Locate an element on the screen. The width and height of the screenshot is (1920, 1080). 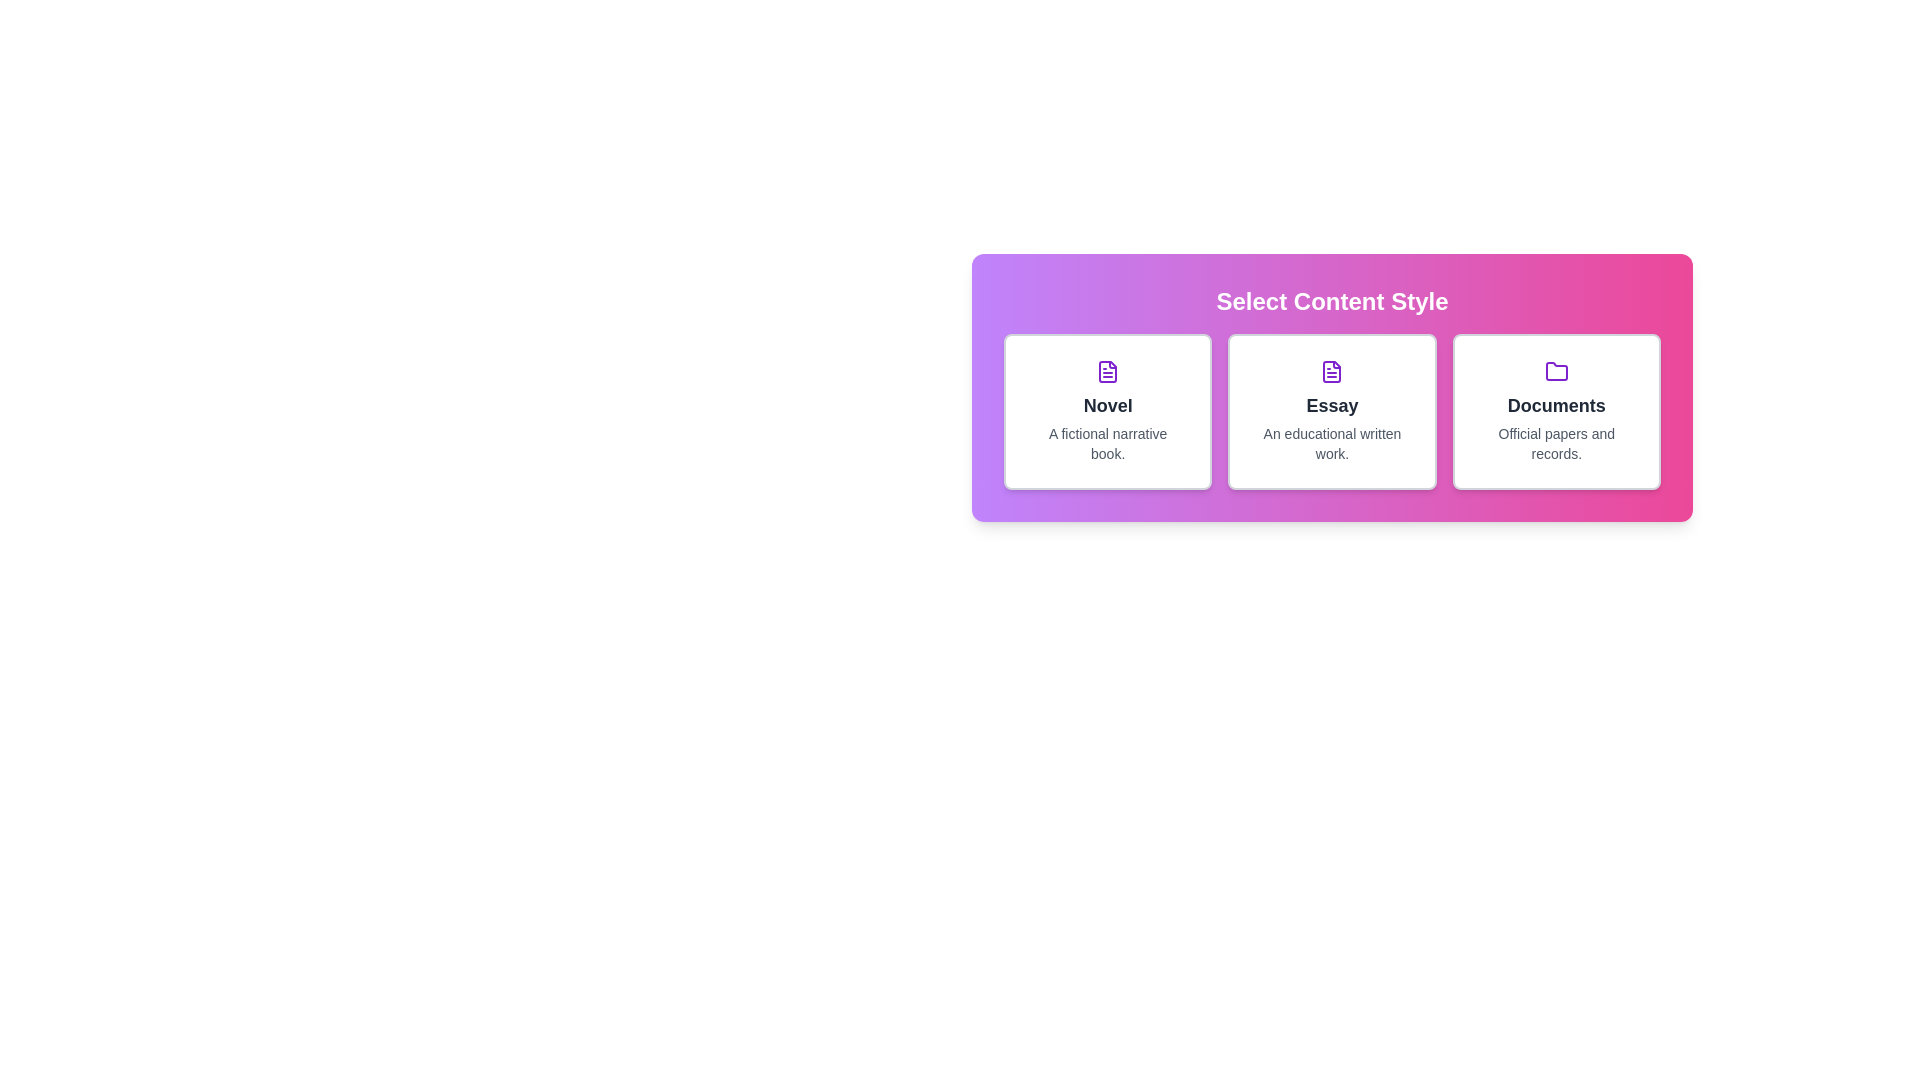
the purple document icon located above the 'Essay' section in the middle card of a three-card layout is located at coordinates (1332, 371).